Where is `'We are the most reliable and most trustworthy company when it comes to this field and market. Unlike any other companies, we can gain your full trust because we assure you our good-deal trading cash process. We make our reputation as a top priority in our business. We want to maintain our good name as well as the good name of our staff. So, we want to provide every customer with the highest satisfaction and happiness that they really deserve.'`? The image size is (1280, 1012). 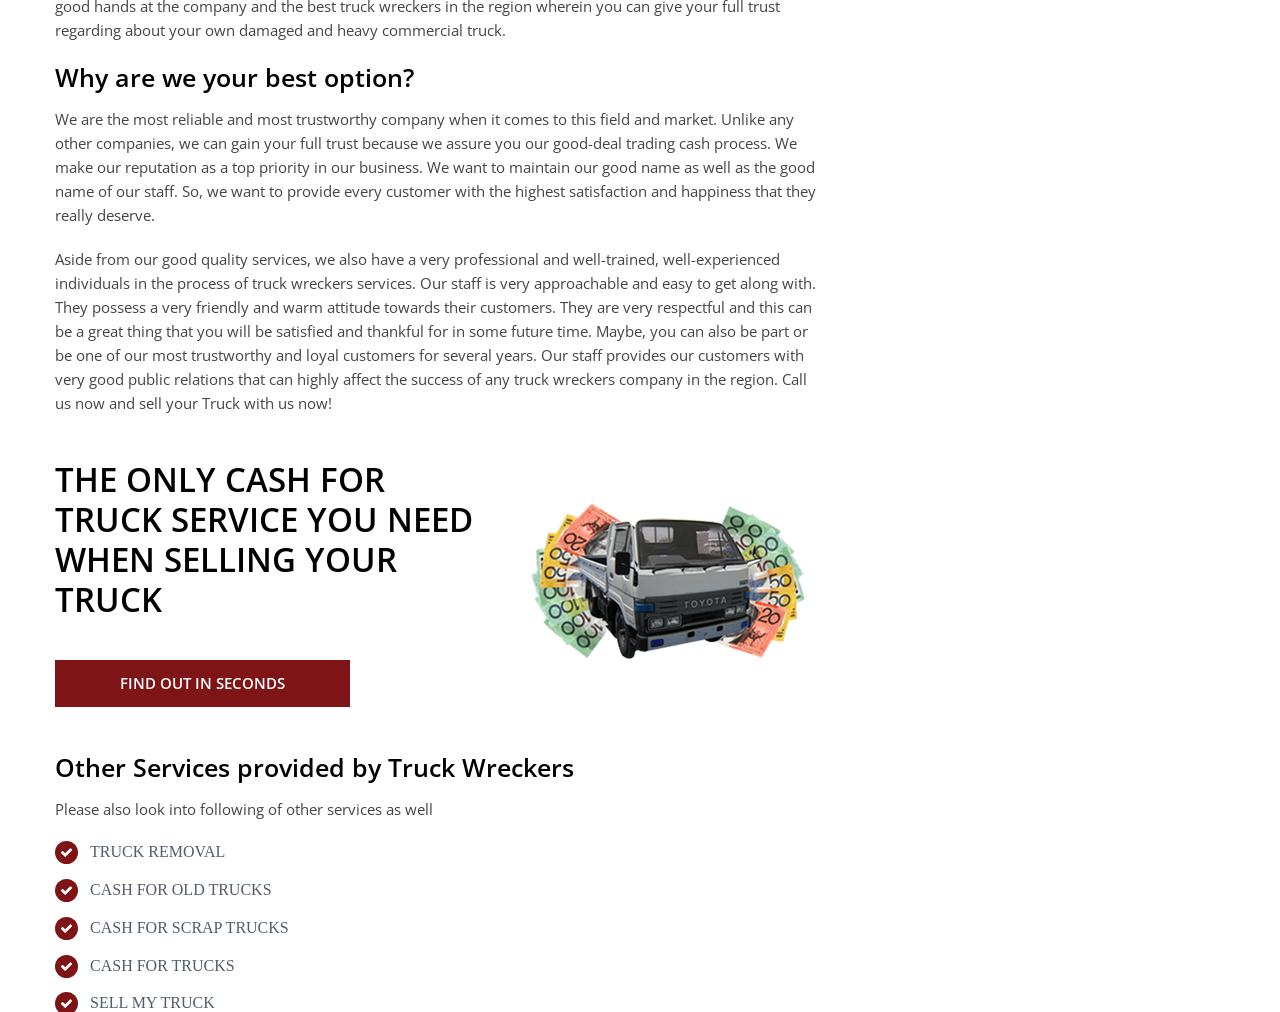
'We are the most reliable and most trustworthy company when it comes to this field and market. Unlike any other companies, we can gain your full trust because we assure you our good-deal trading cash process. We make our reputation as a top priority in our business. We want to maintain our good name as well as the good name of our staff. So, we want to provide every customer with the highest satisfaction and happiness that they really deserve.' is located at coordinates (434, 165).